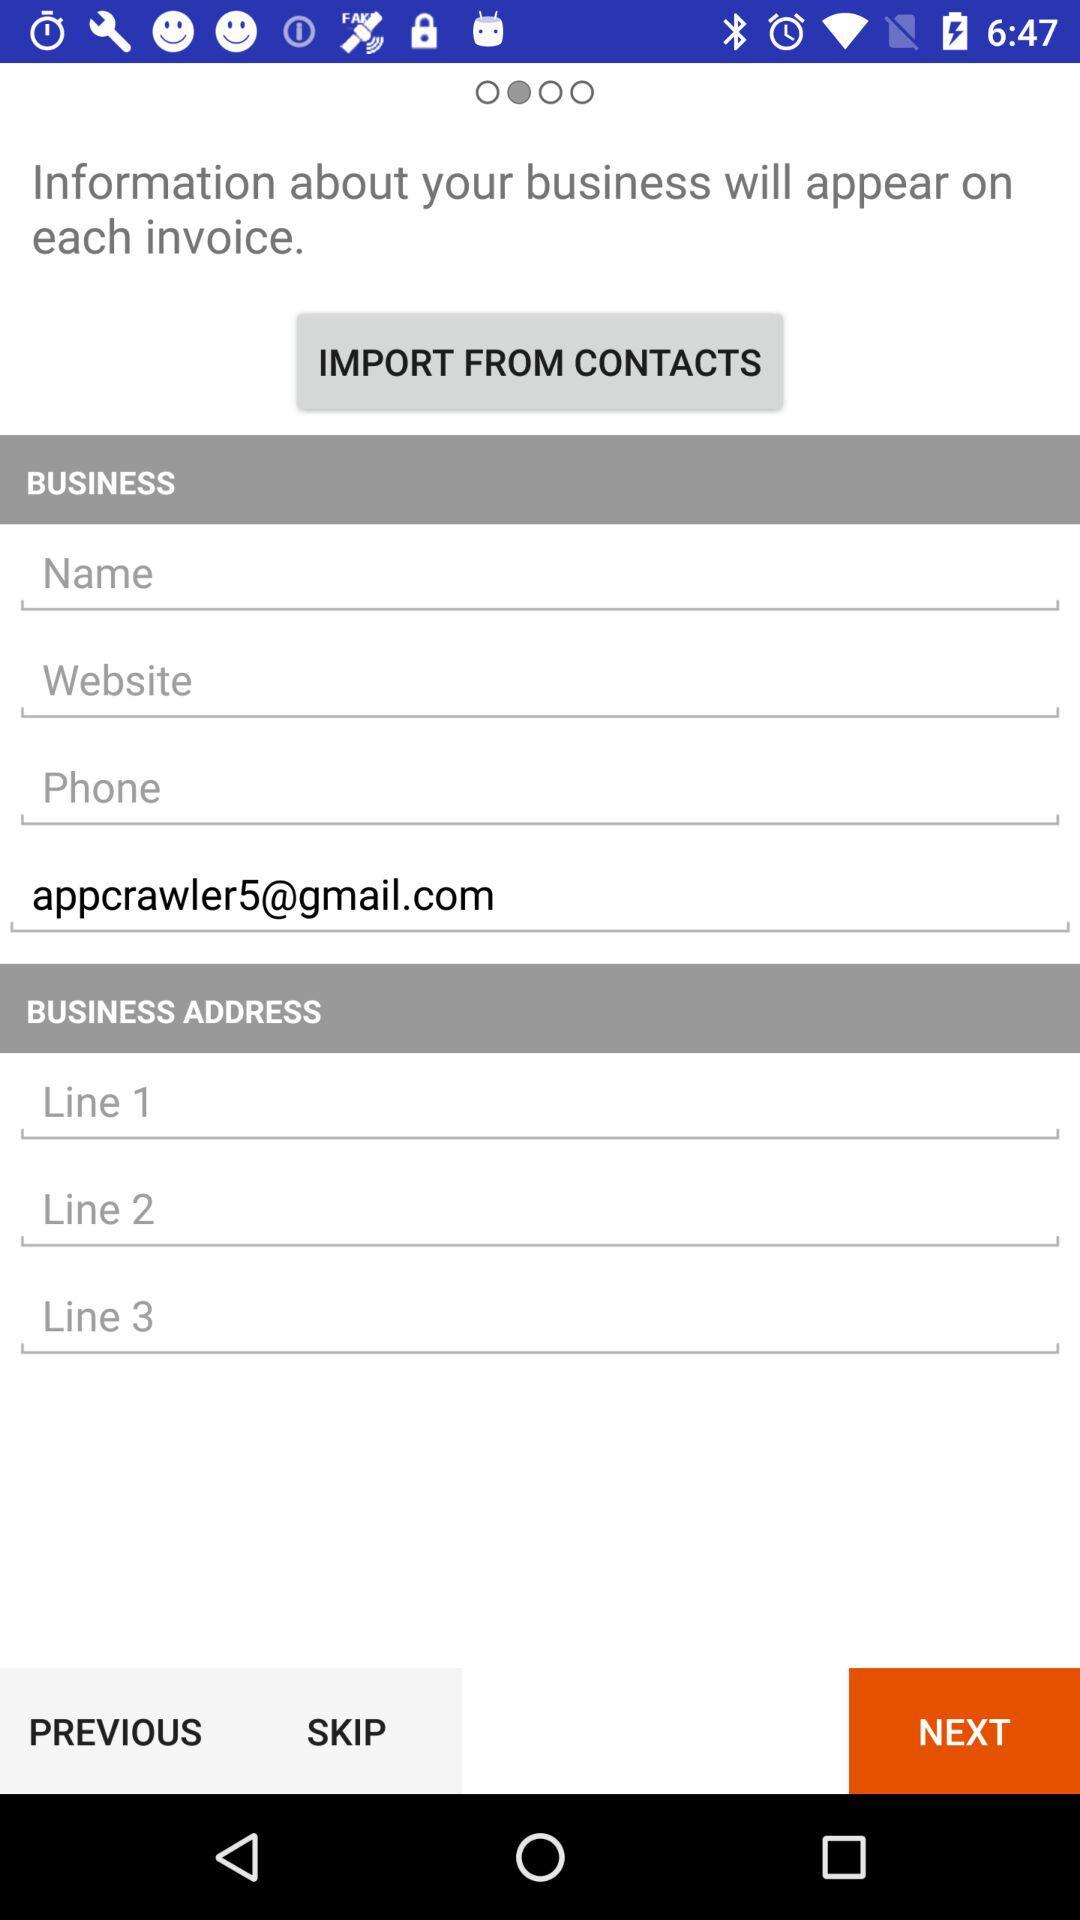  What do you see at coordinates (540, 786) in the screenshot?
I see `the phone number` at bounding box center [540, 786].